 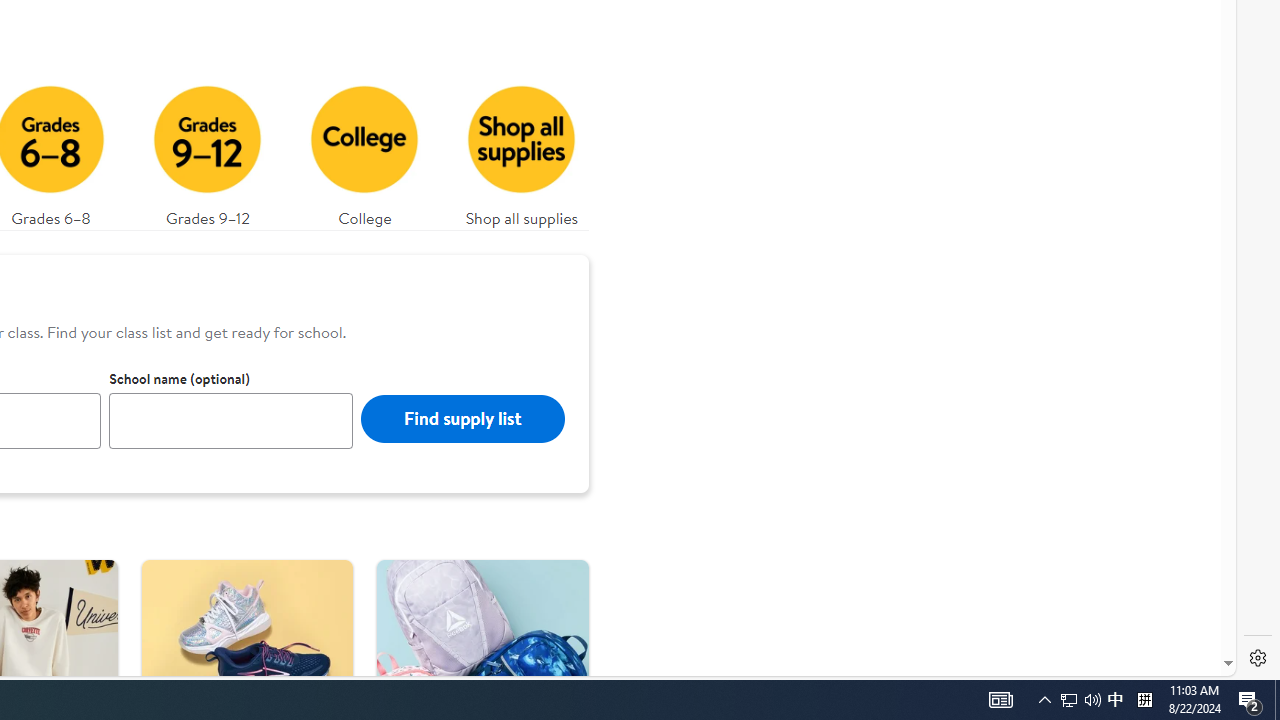 I want to click on 'School name (optional)', so click(x=231, y=419).